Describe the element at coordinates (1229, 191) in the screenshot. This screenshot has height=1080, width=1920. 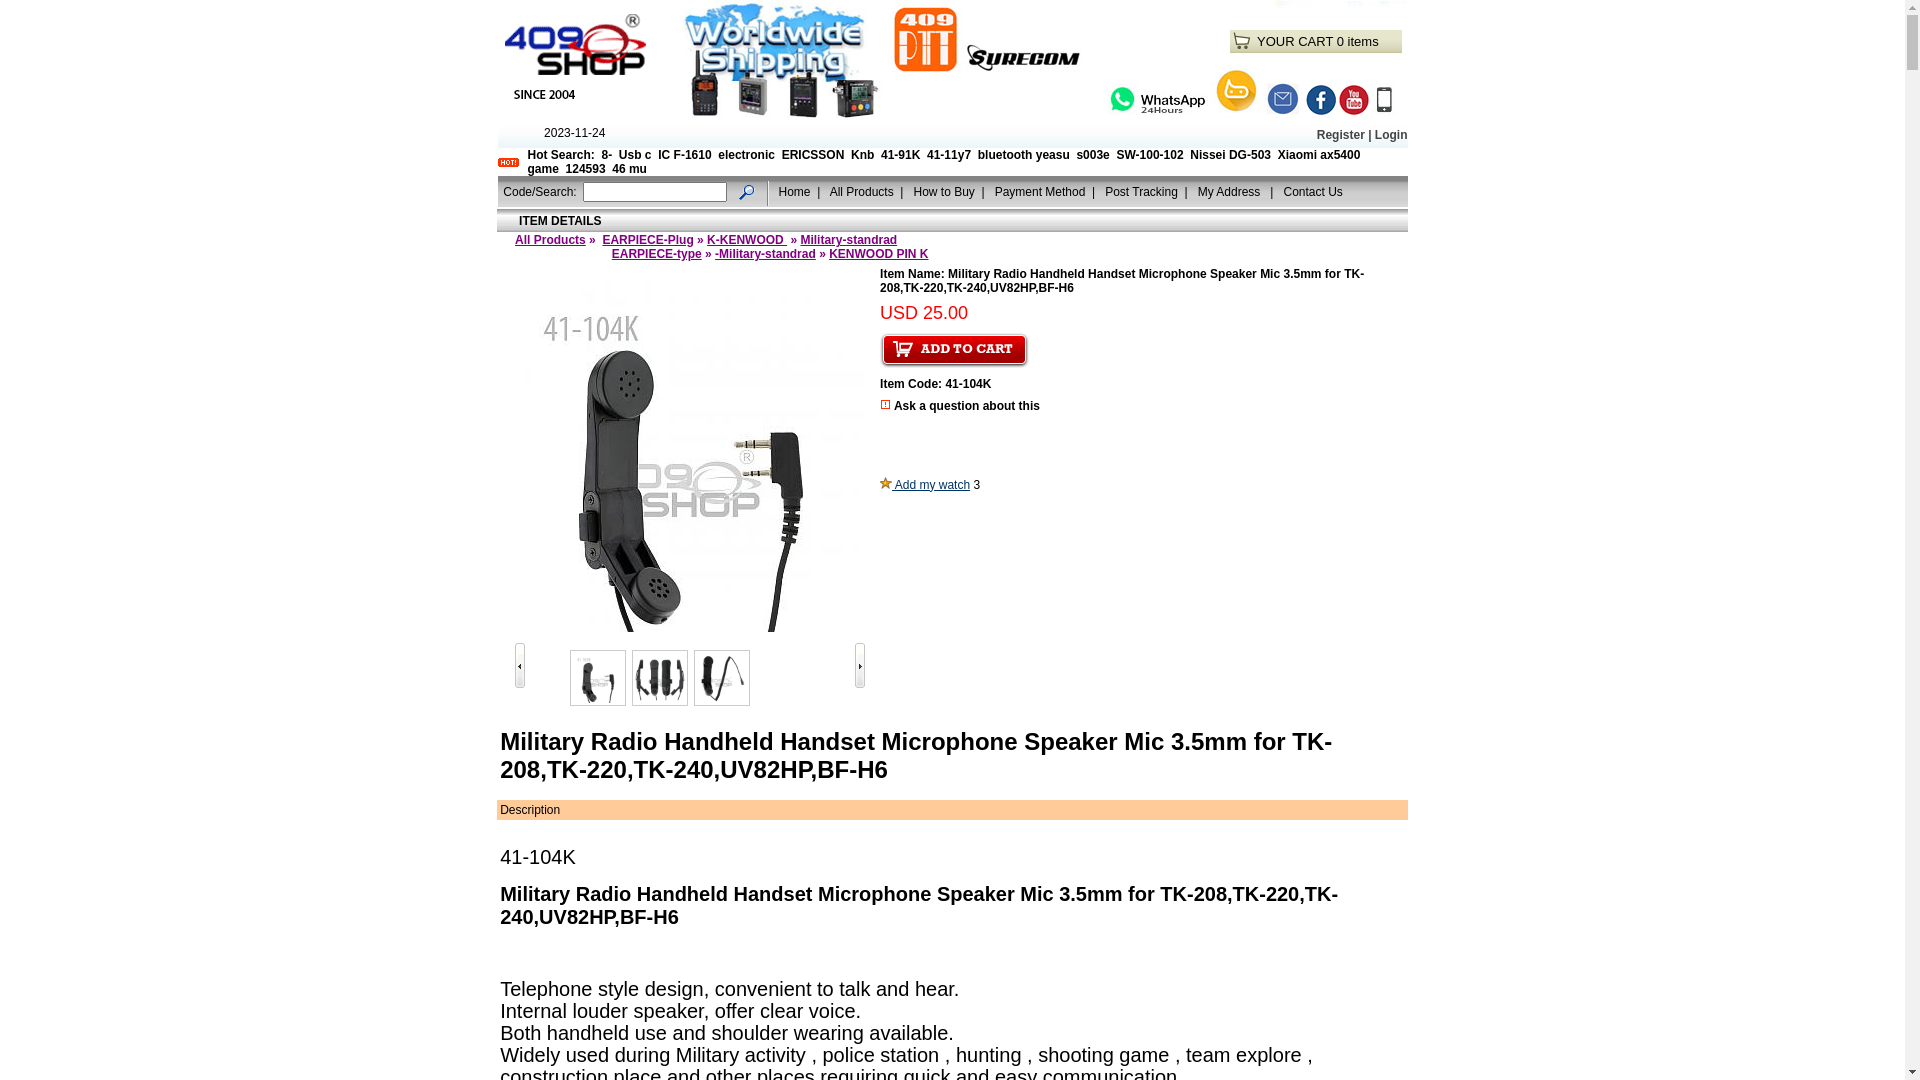
I see `'My Address'` at that location.